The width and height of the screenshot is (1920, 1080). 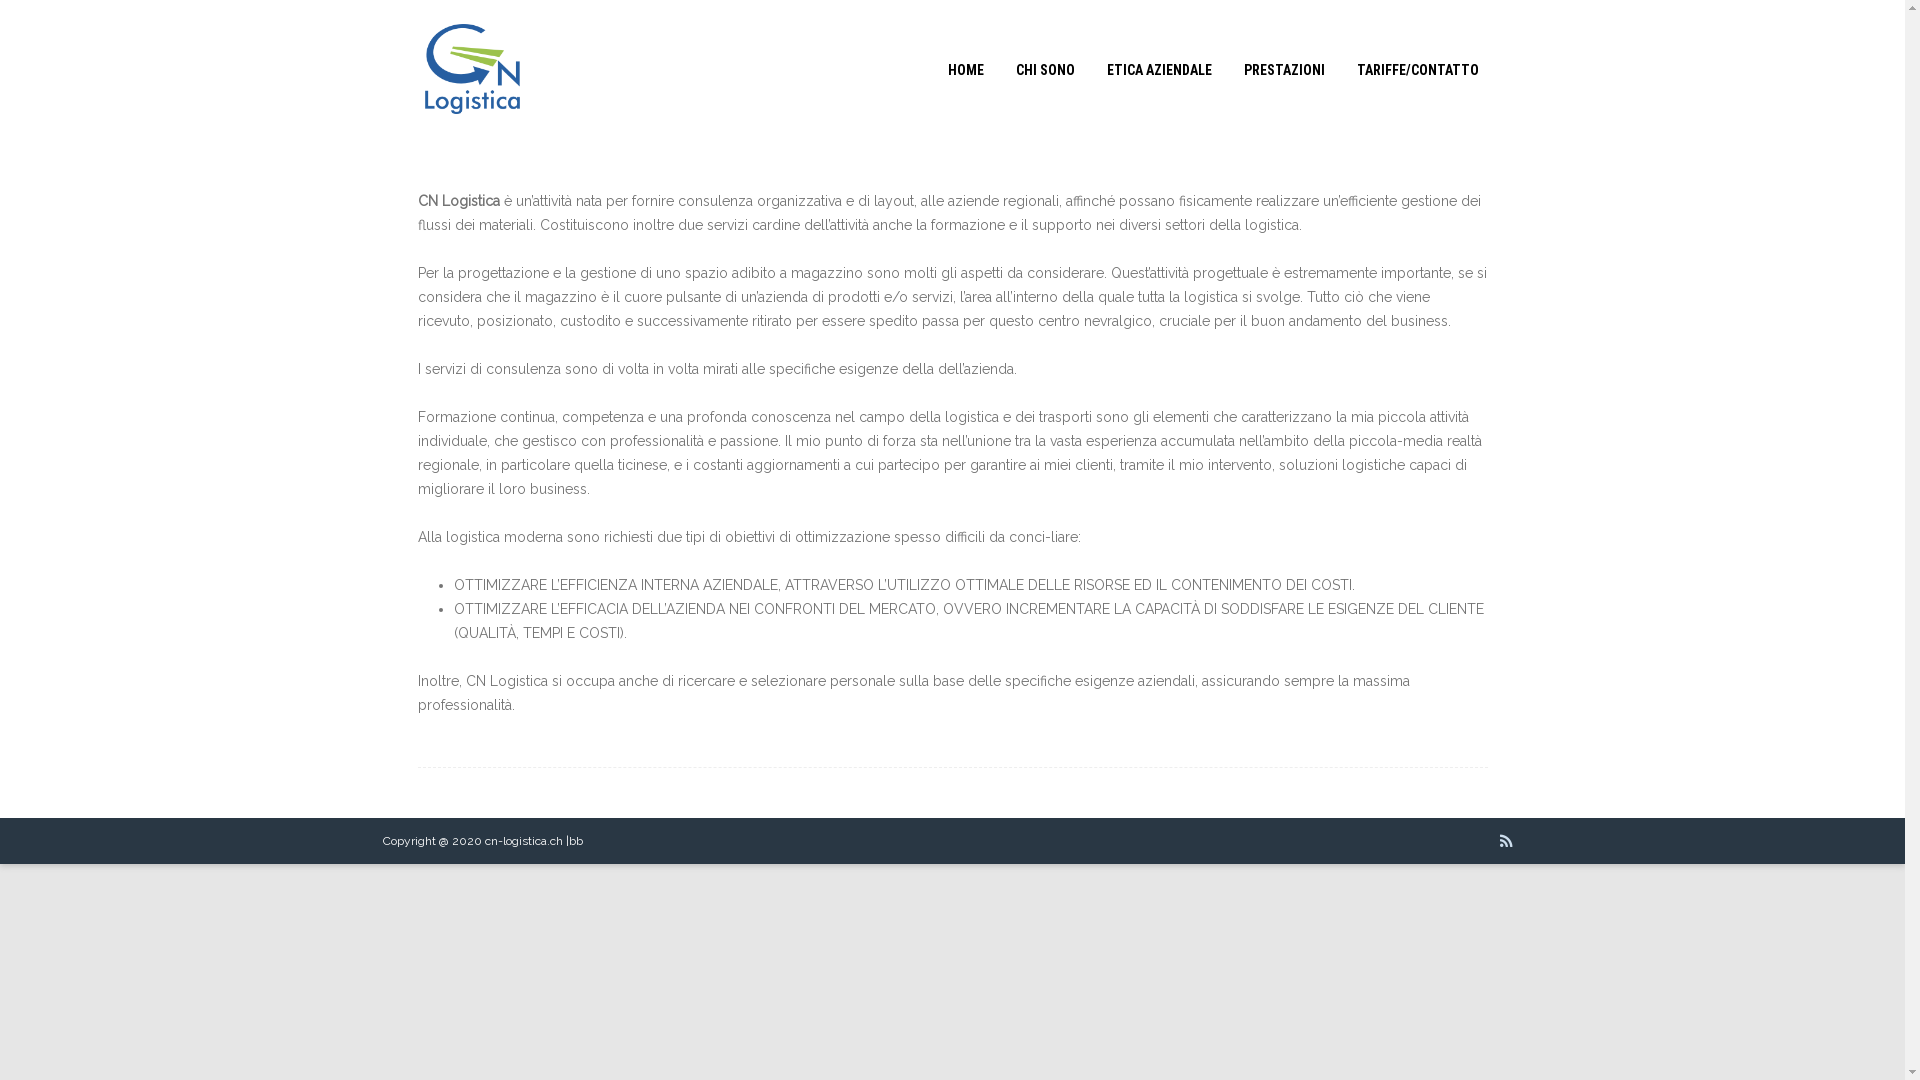 What do you see at coordinates (1416, 68) in the screenshot?
I see `'TARIFFE/CONTATTO'` at bounding box center [1416, 68].